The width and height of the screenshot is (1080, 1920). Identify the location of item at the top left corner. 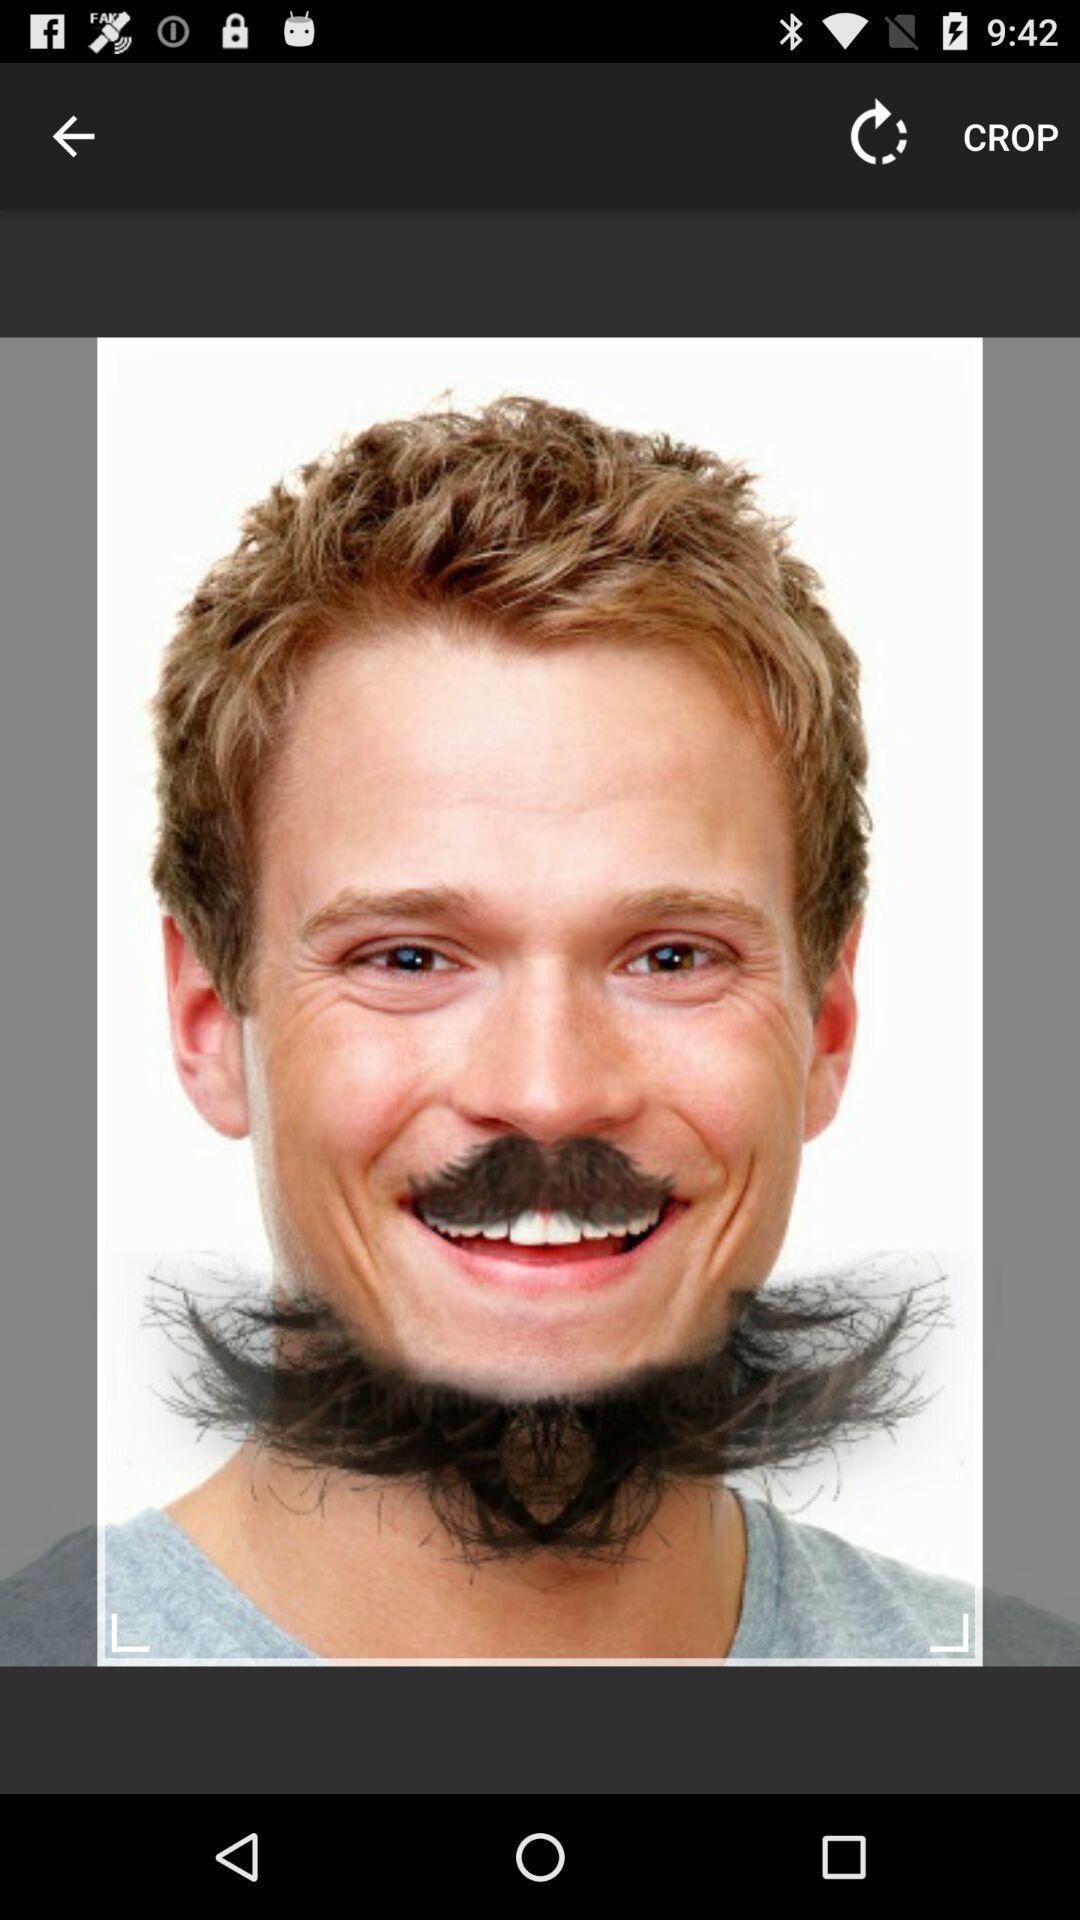
(72, 135).